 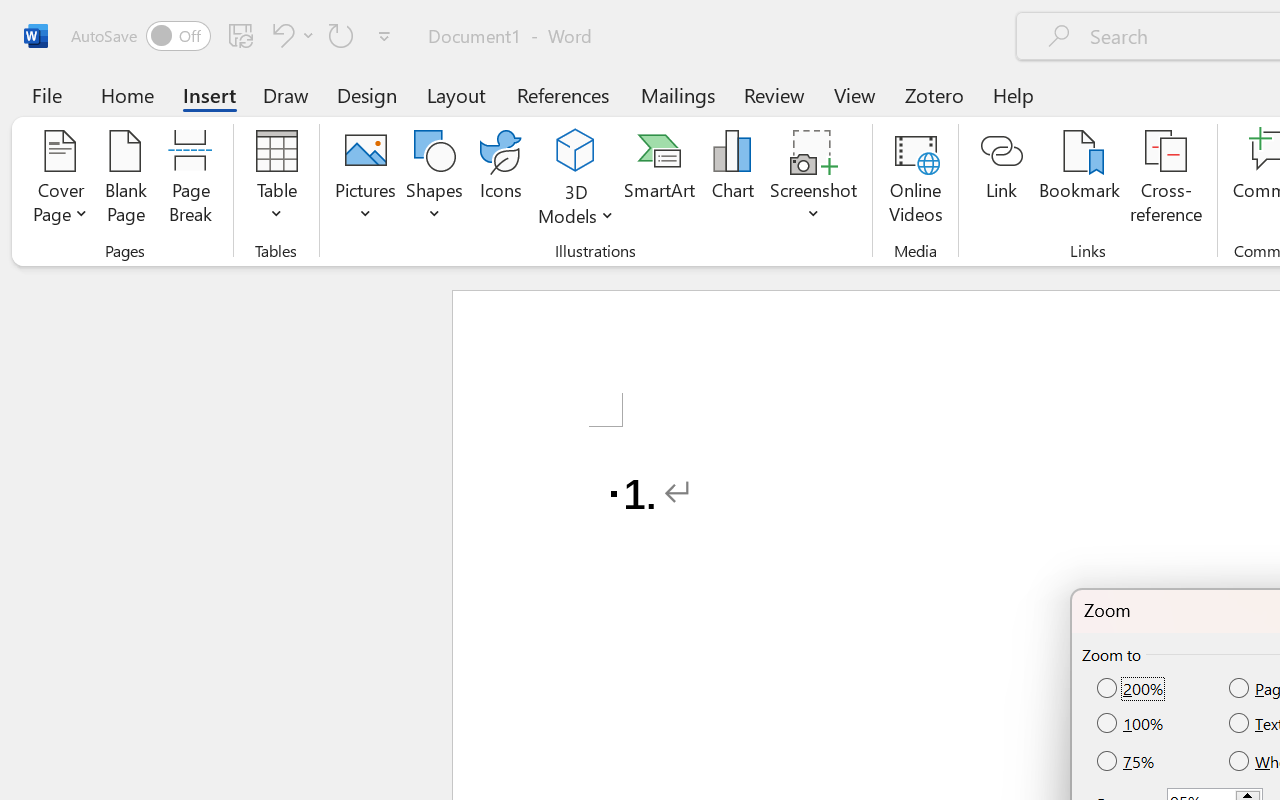 I want to click on 'Online Videos...', so click(x=914, y=179).